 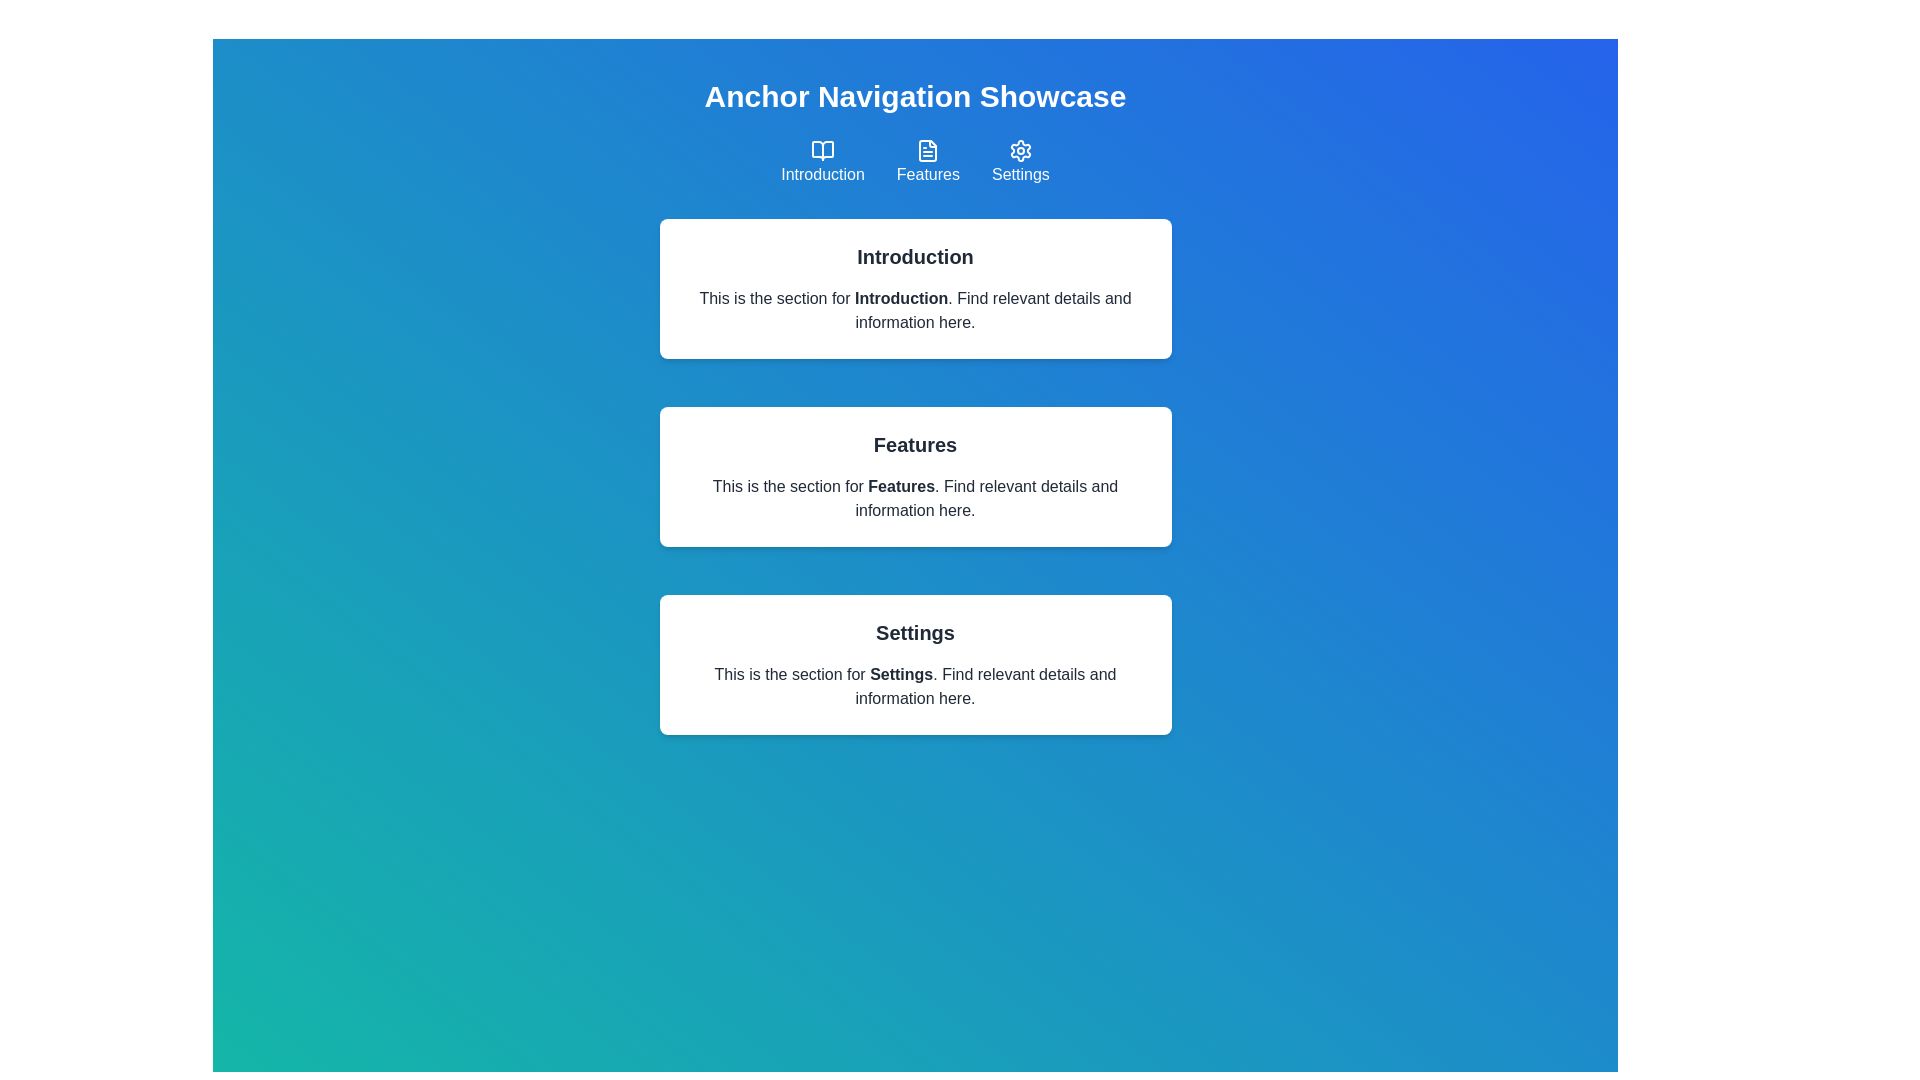 What do you see at coordinates (1020, 161) in the screenshot?
I see `the gear-shaped icon labeled 'Settings'` at bounding box center [1020, 161].